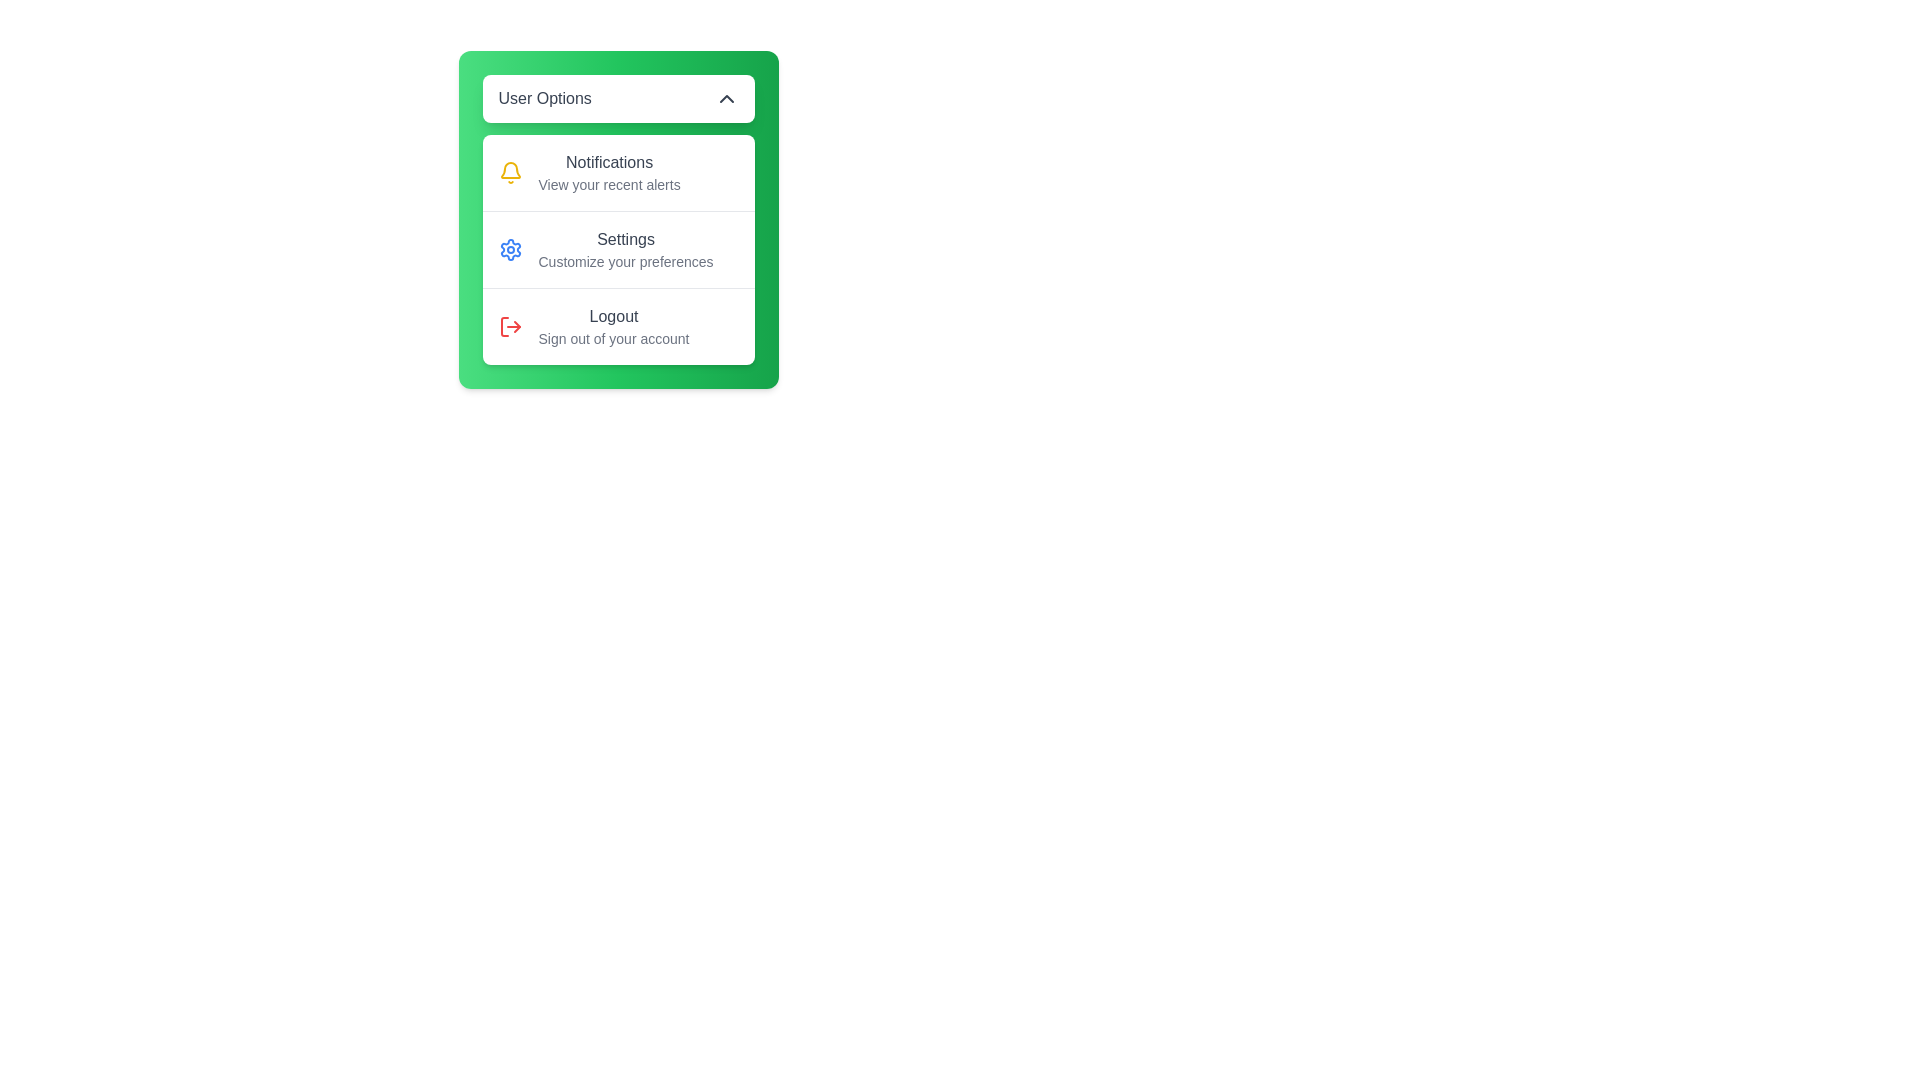  What do you see at coordinates (517, 326) in the screenshot?
I see `the logout symbol located in the third row of the user options dropdown menu, which visually represents the action of logging out, positioned to the left of the 'Logout' label` at bounding box center [517, 326].